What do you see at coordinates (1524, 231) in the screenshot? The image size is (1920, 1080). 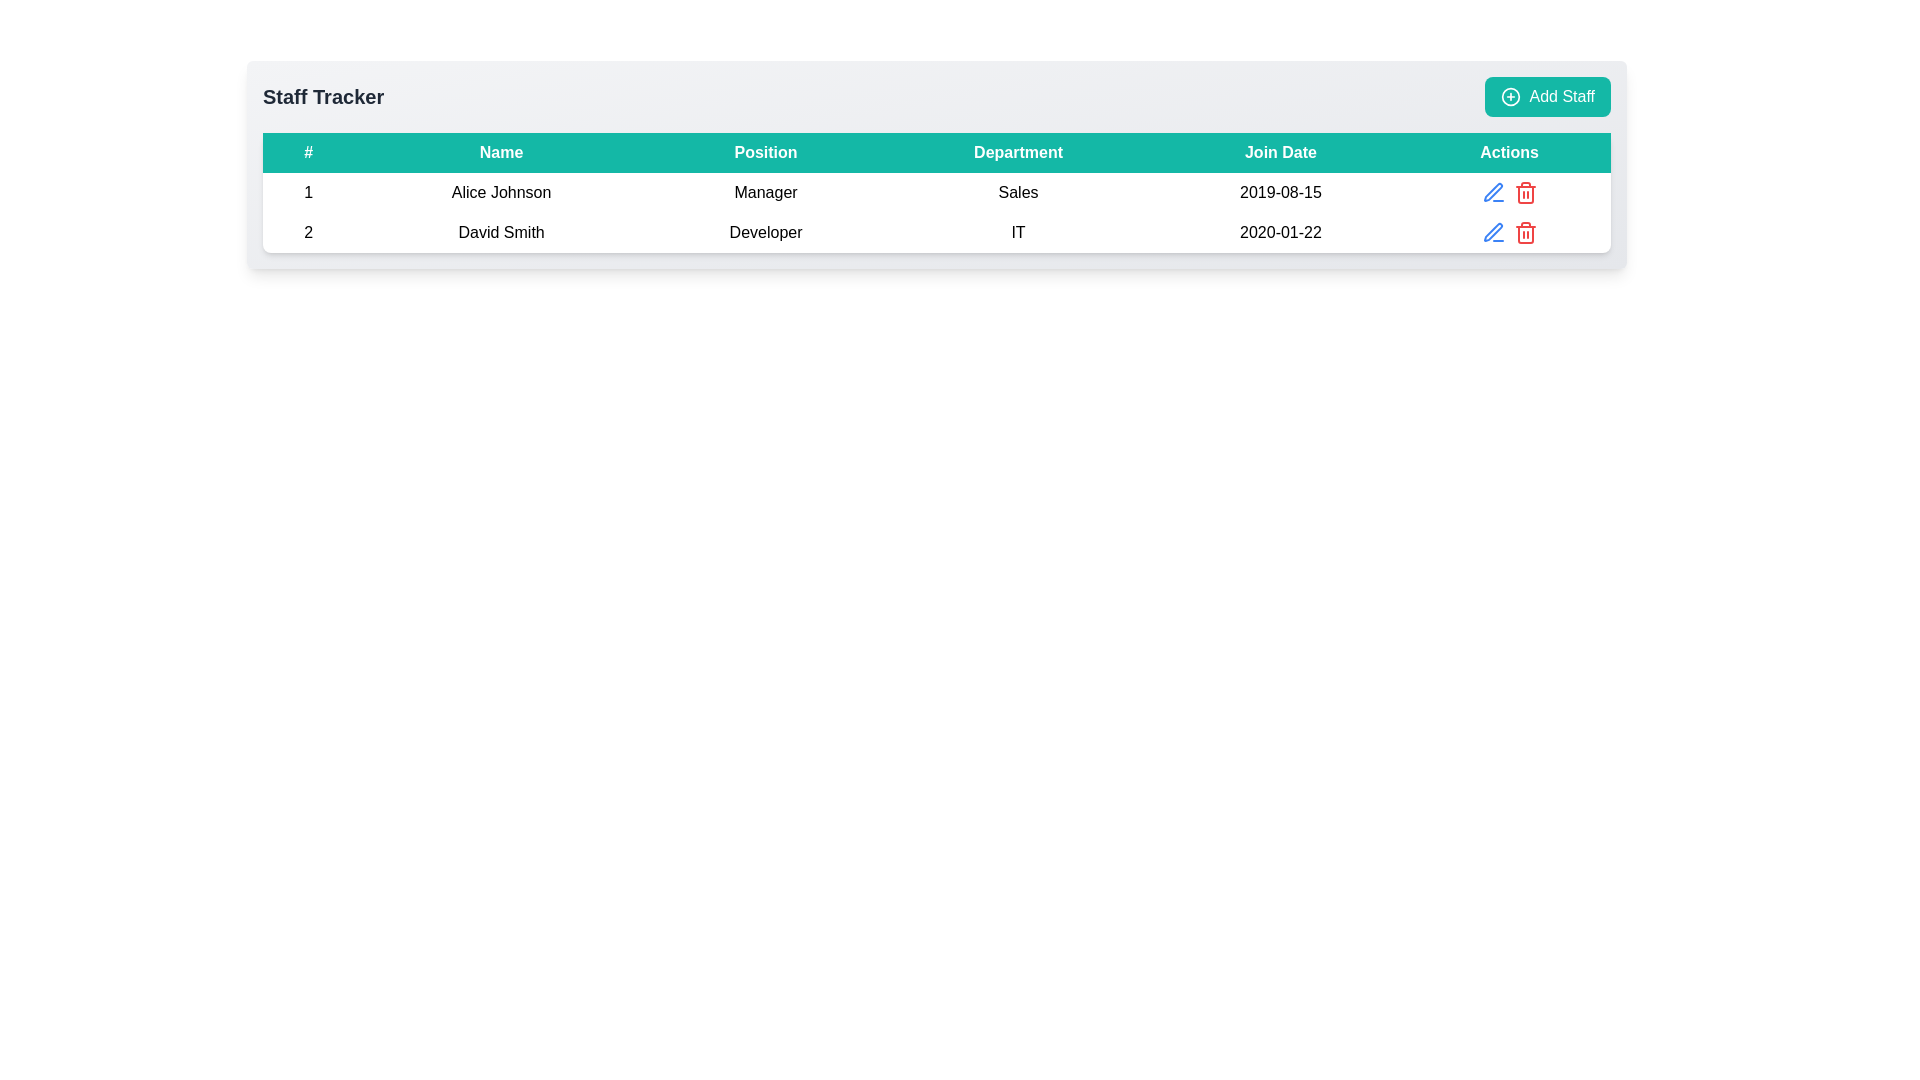 I see `the red trash bin icon located in the 'Actions' column of the second row in the 'Staff Tracker' table for additional actions` at bounding box center [1524, 231].